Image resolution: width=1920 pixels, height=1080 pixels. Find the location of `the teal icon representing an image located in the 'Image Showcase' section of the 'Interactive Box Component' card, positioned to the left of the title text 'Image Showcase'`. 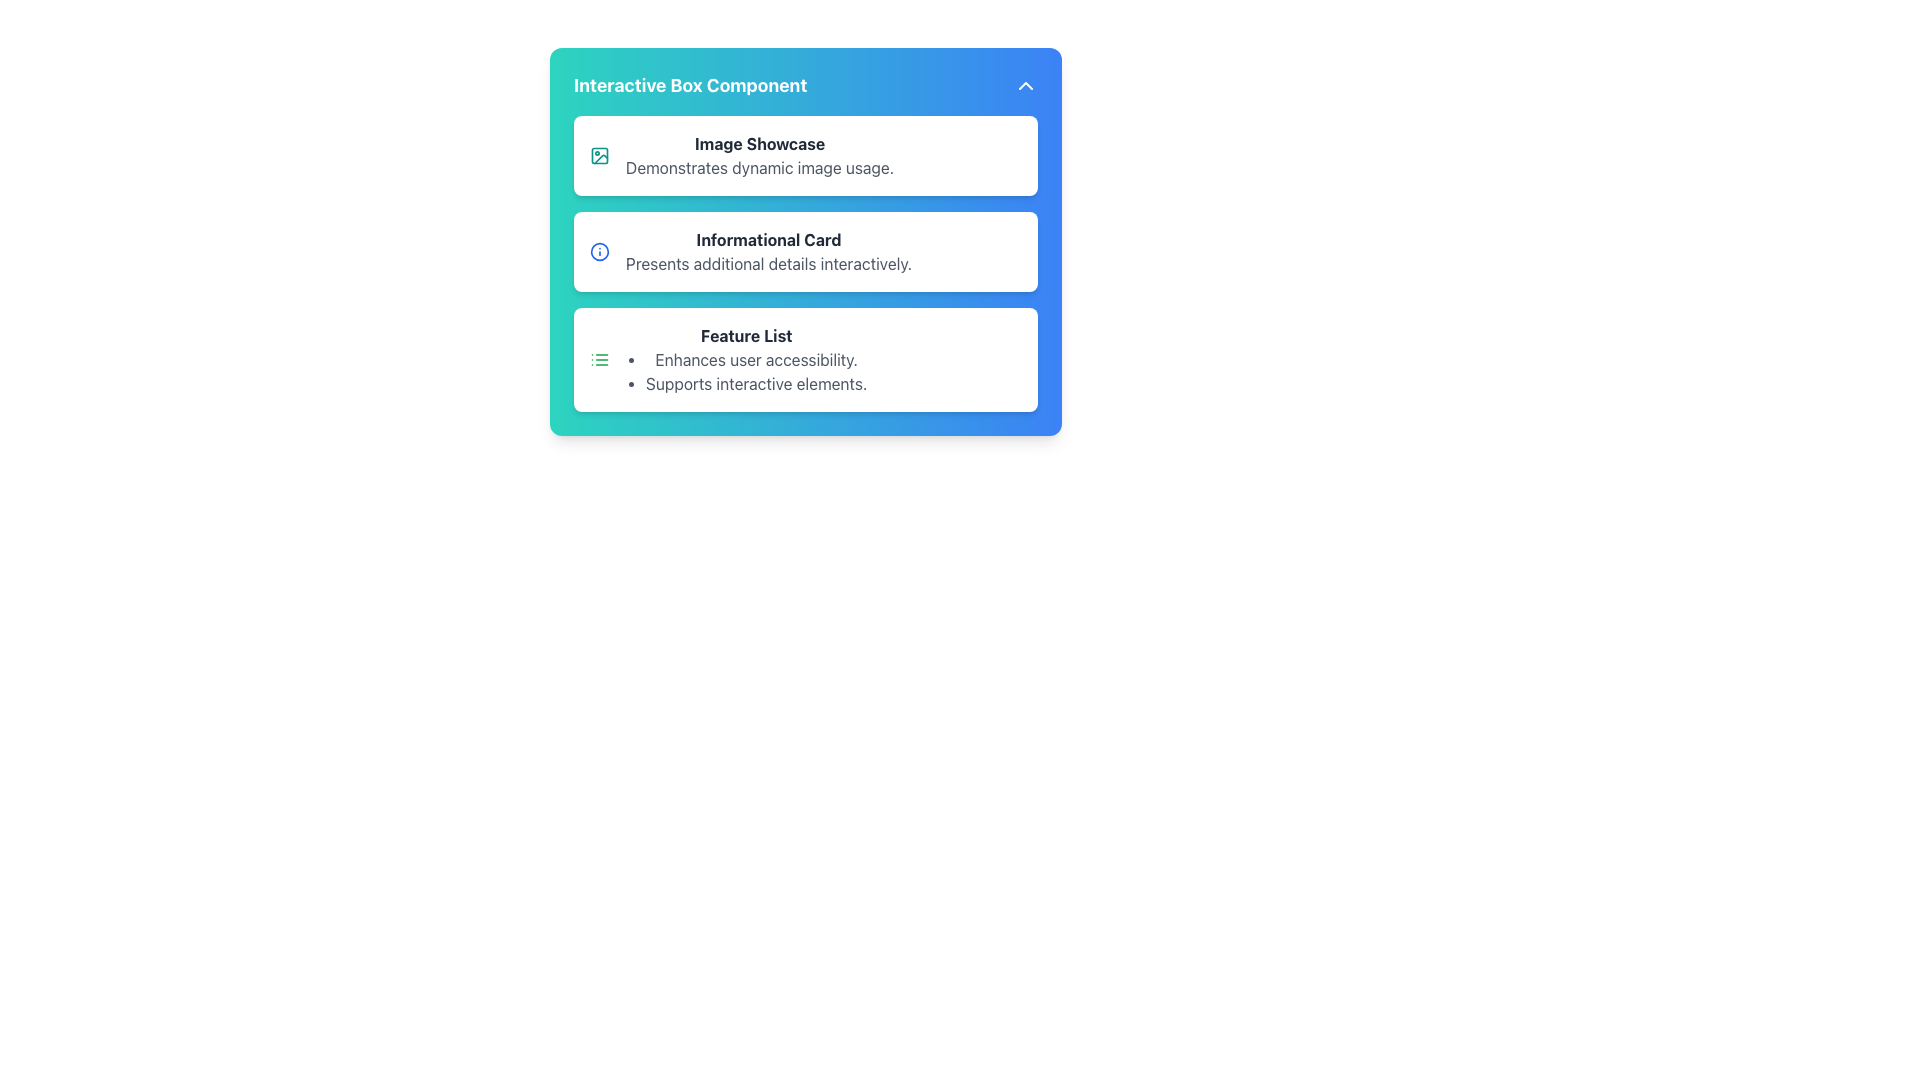

the teal icon representing an image located in the 'Image Showcase' section of the 'Interactive Box Component' card, positioned to the left of the title text 'Image Showcase' is located at coordinates (599, 154).